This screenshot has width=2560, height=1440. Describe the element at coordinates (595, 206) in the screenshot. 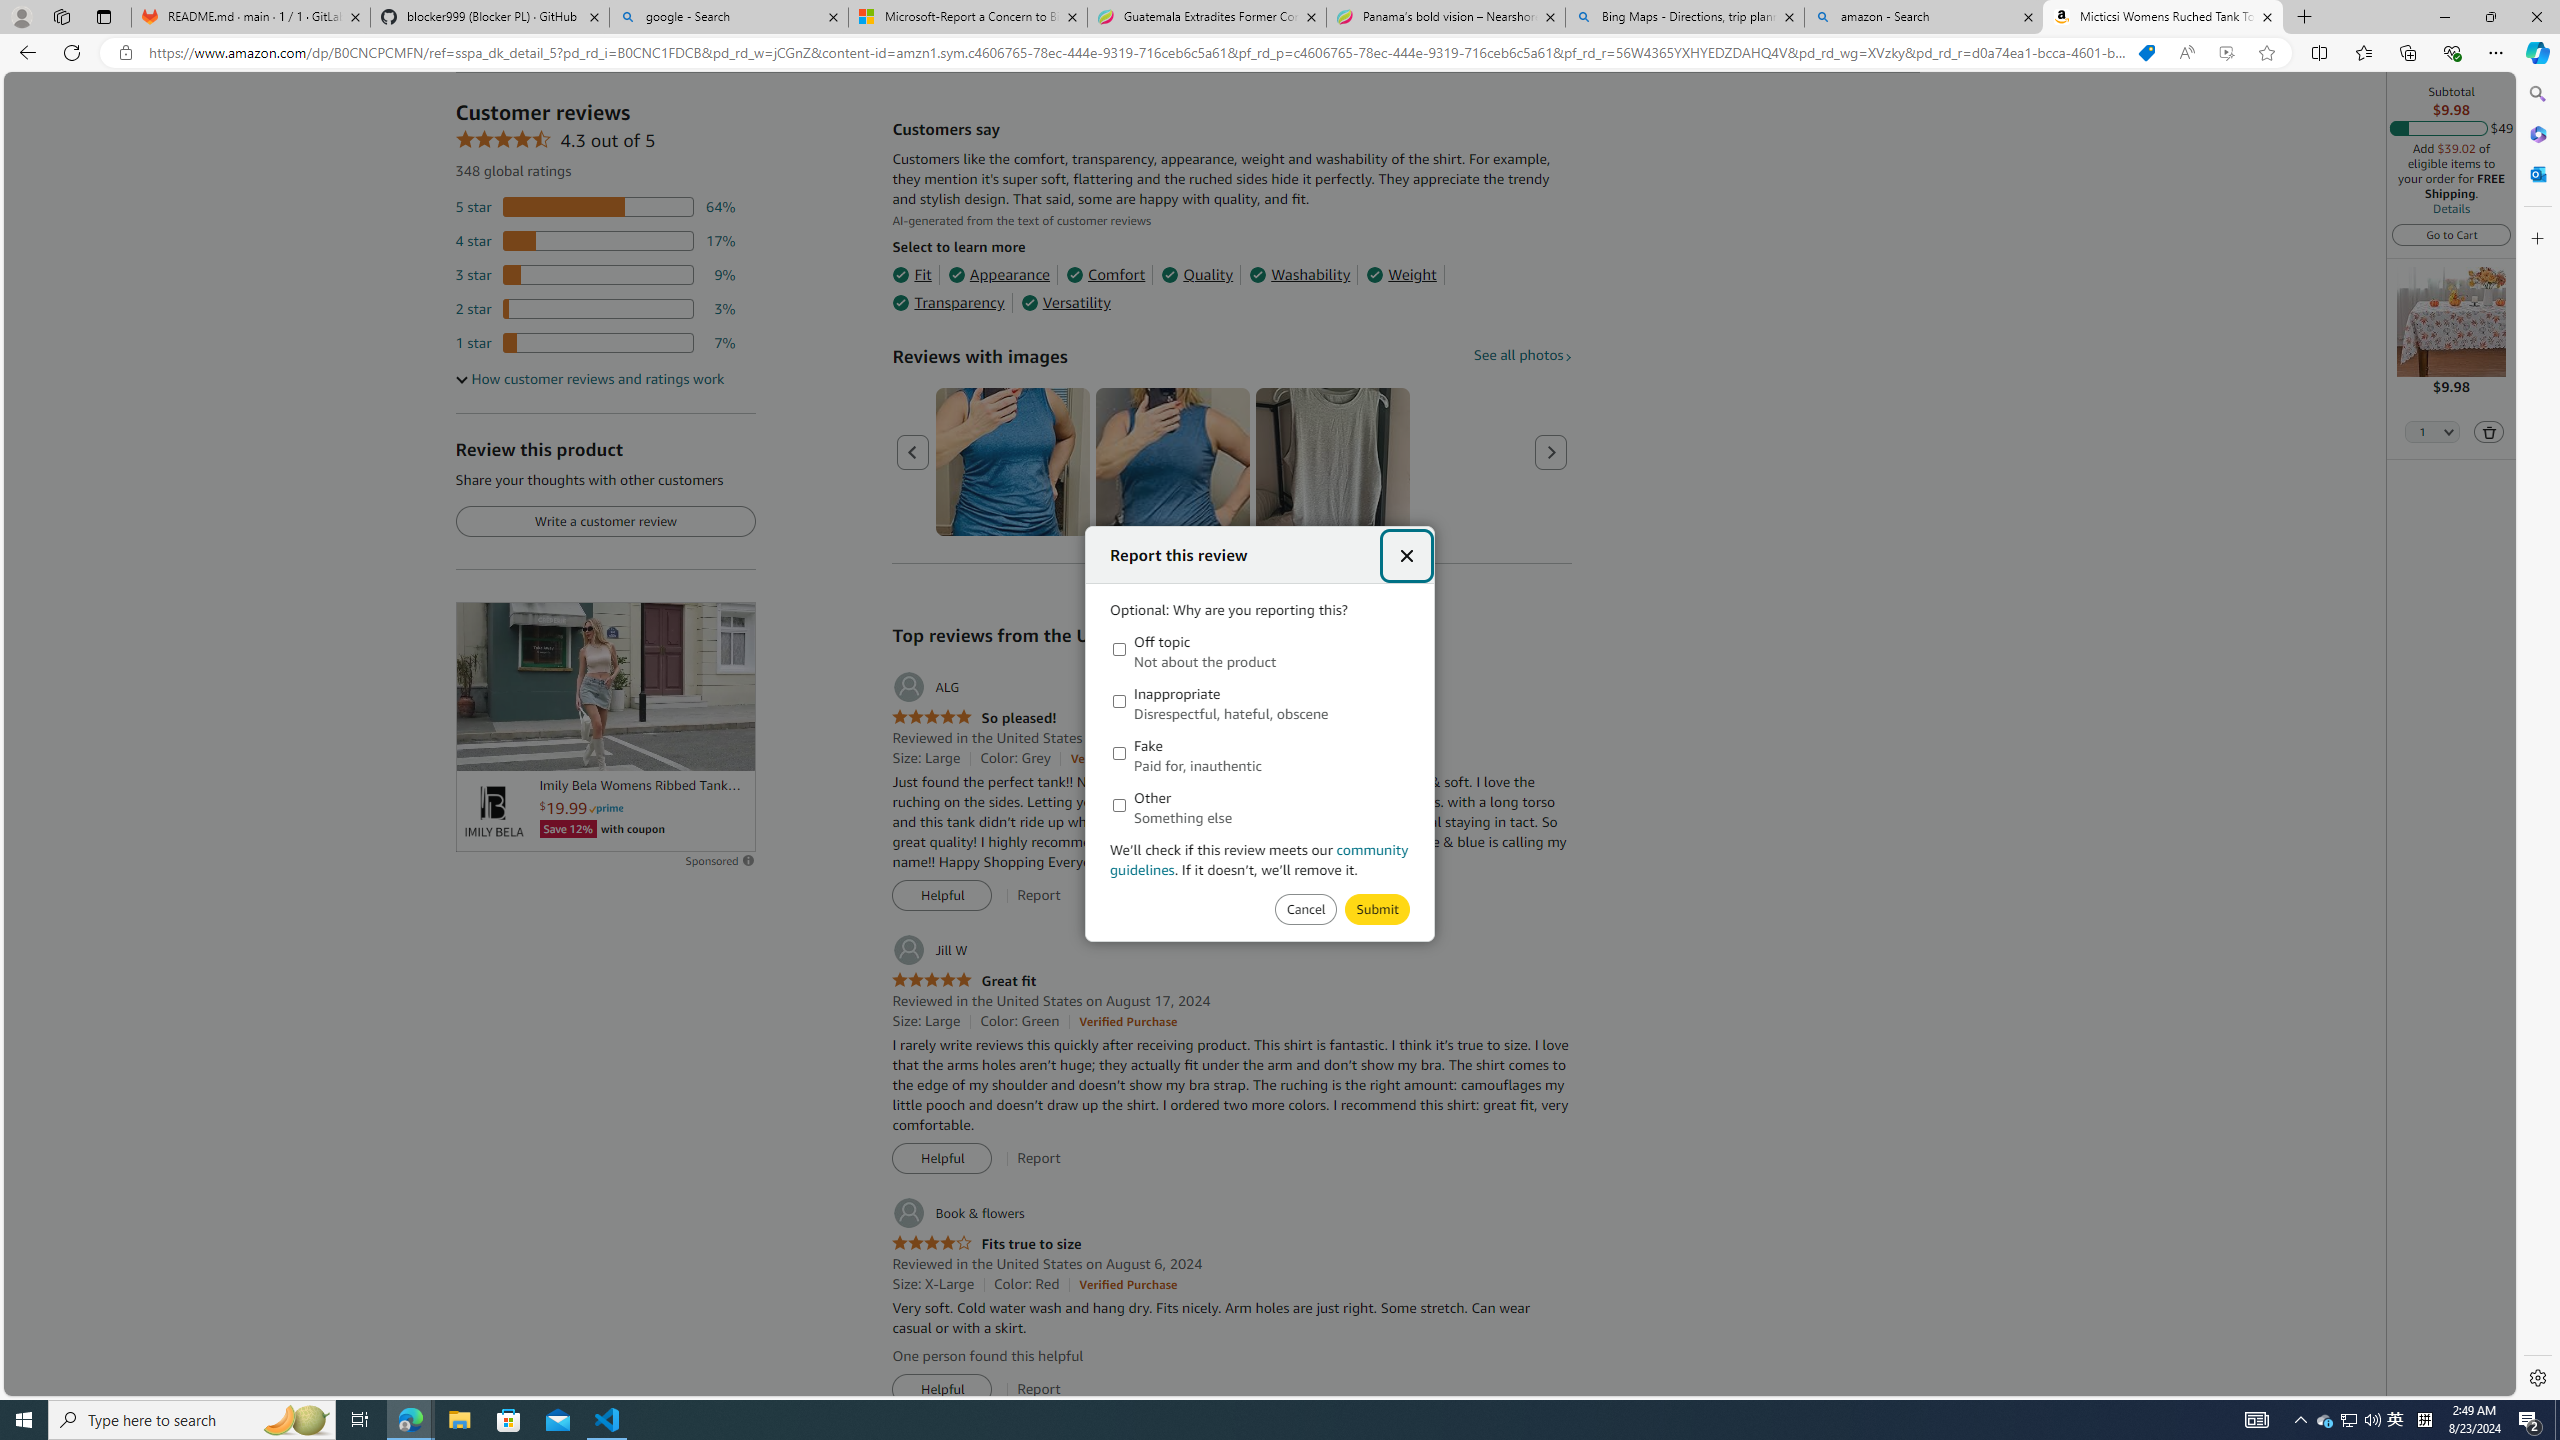

I see `'64 percent of reviews have 5 stars'` at that location.